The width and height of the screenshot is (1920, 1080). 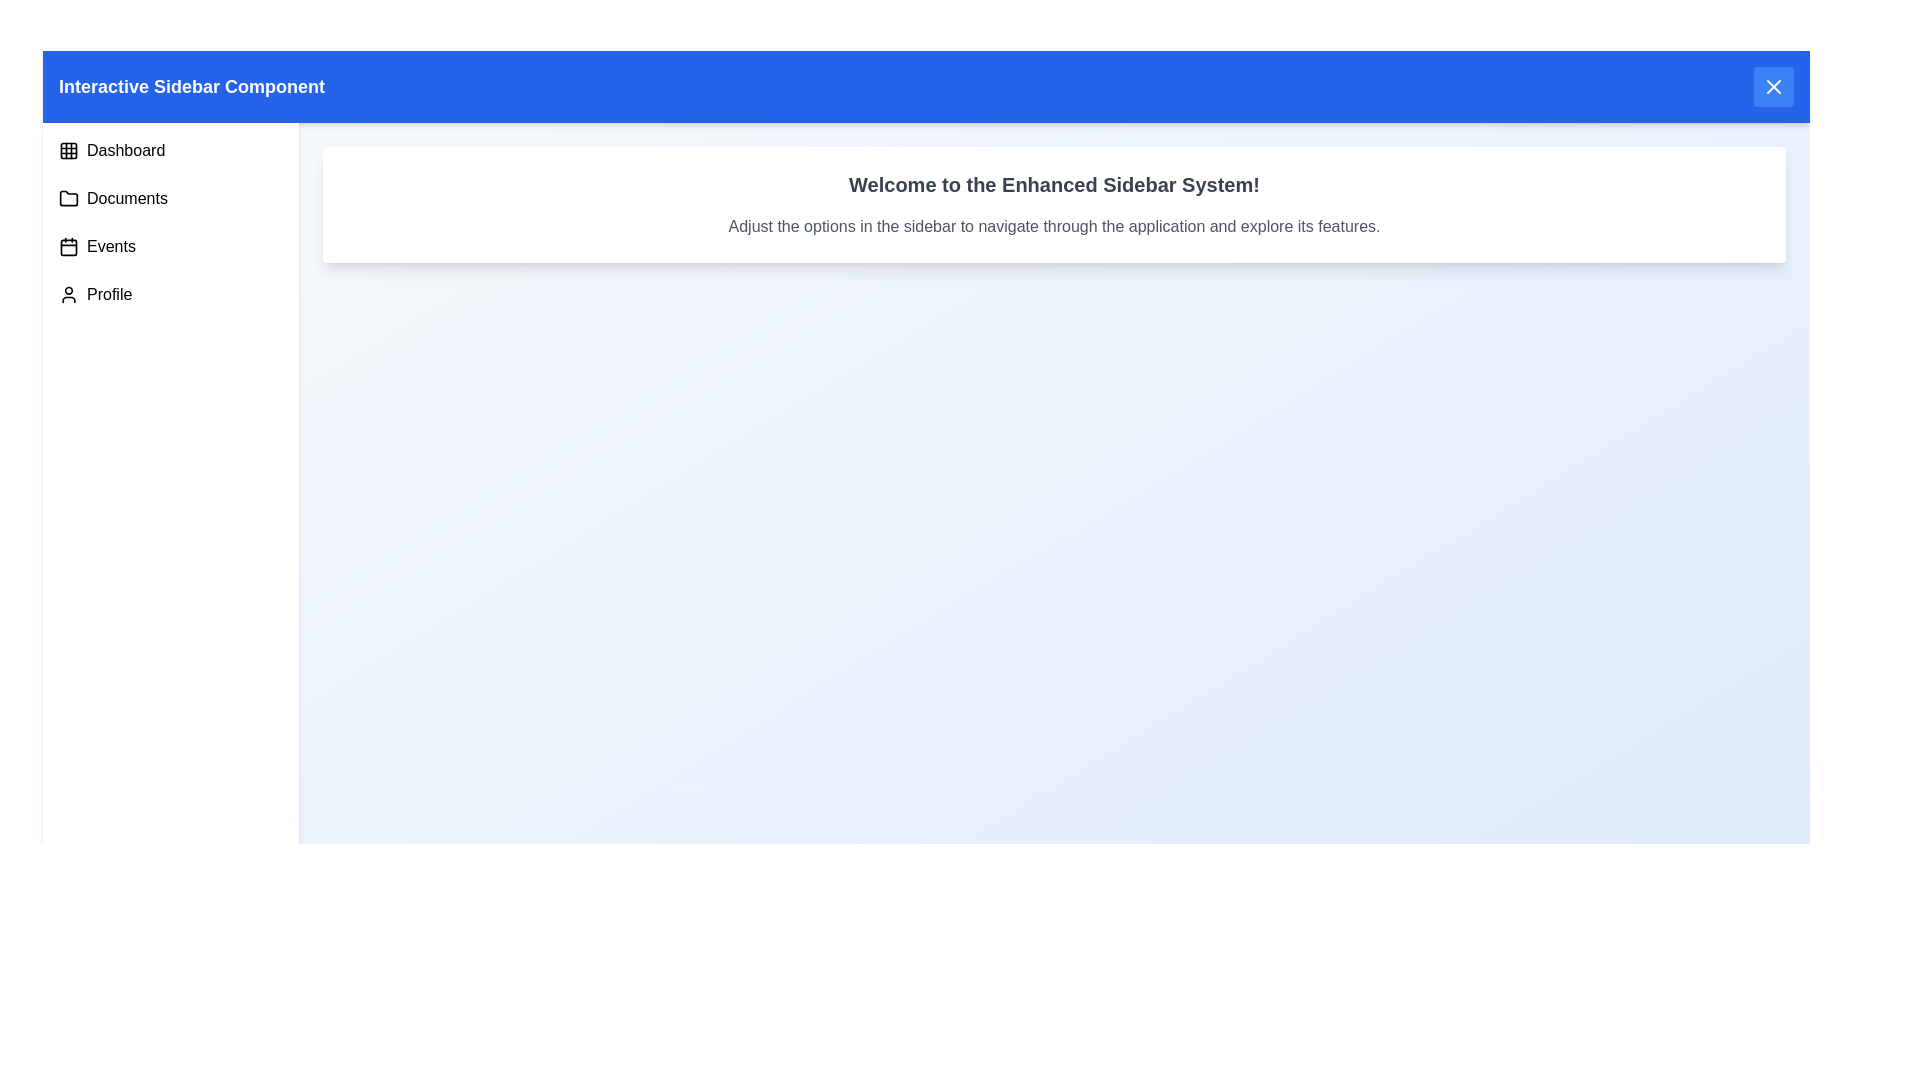 I want to click on to select the dashboard icon located in the first cell of the grid within the sidebar menu, so click(x=68, y=149).